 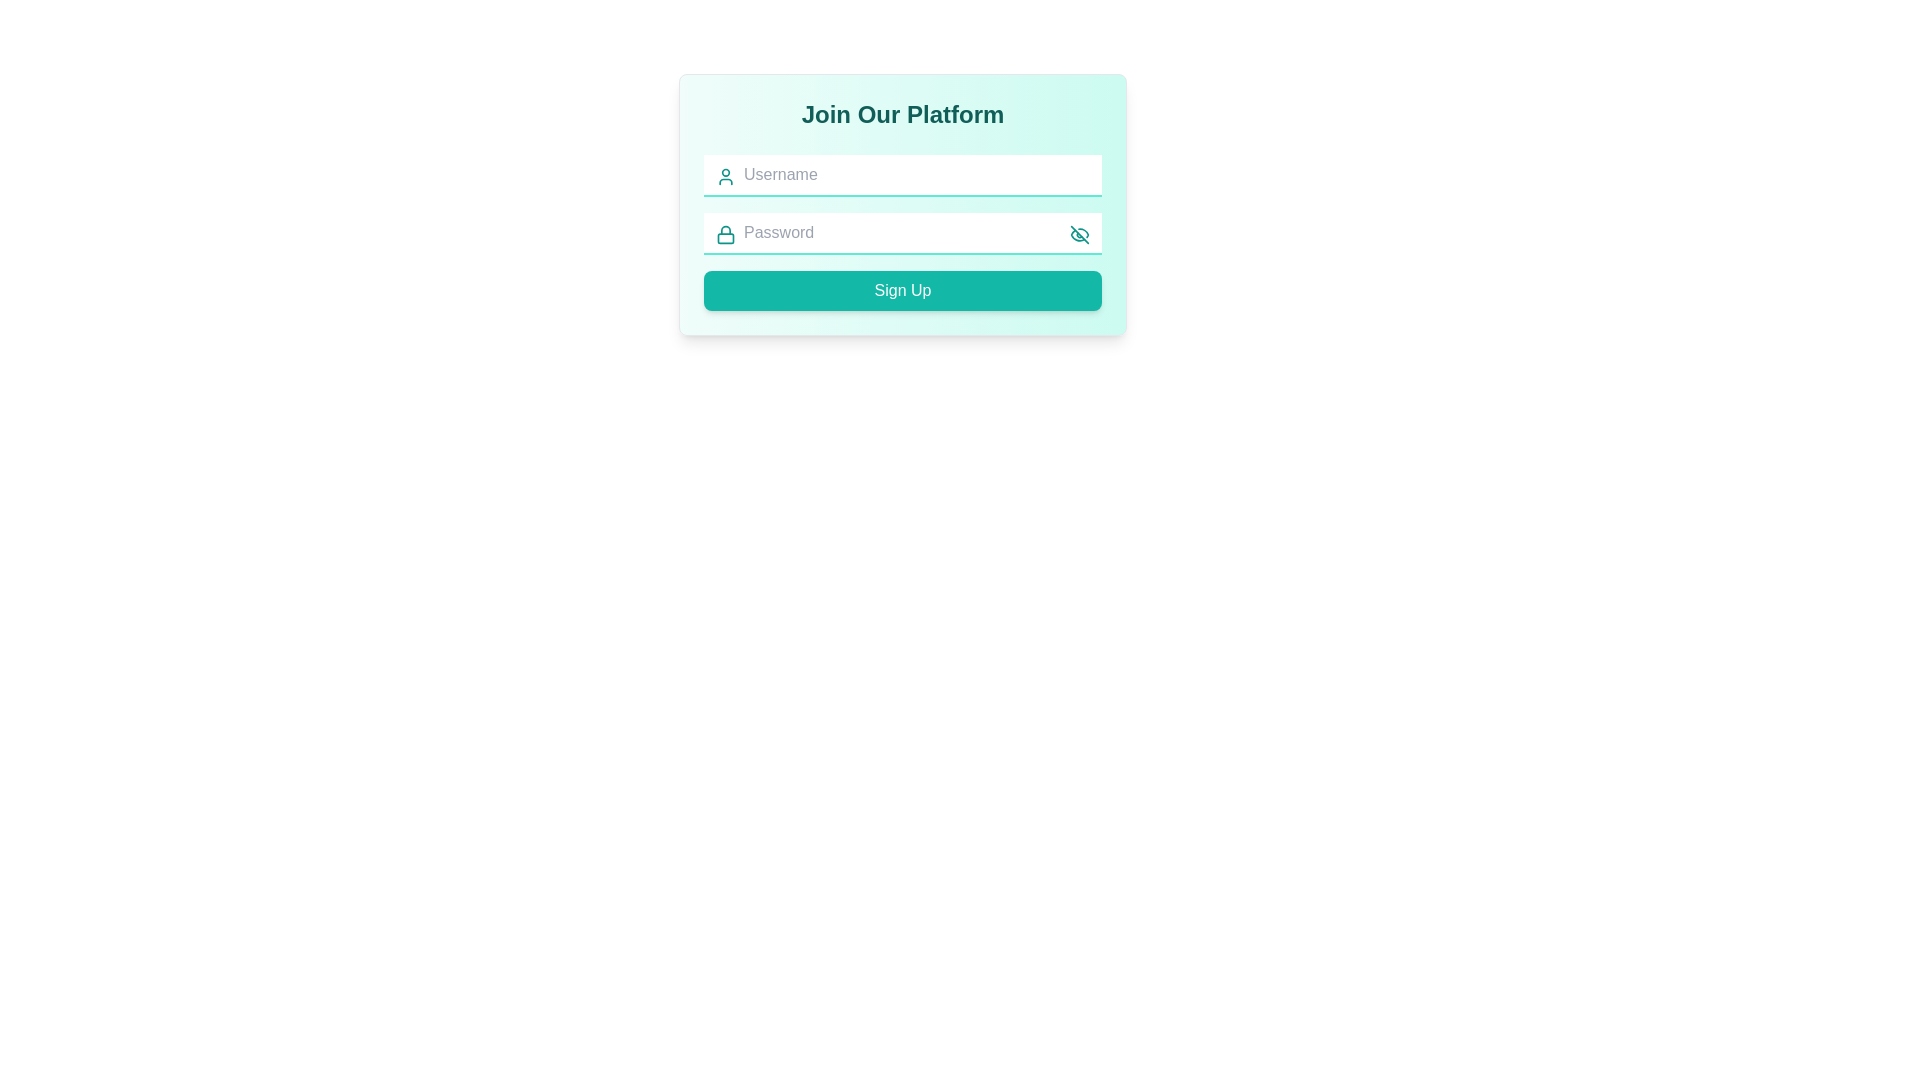 What do you see at coordinates (724, 237) in the screenshot?
I see `the decorative SVG rectangle that represents the body of the lock icon, located to the left of the 'Password' input field` at bounding box center [724, 237].